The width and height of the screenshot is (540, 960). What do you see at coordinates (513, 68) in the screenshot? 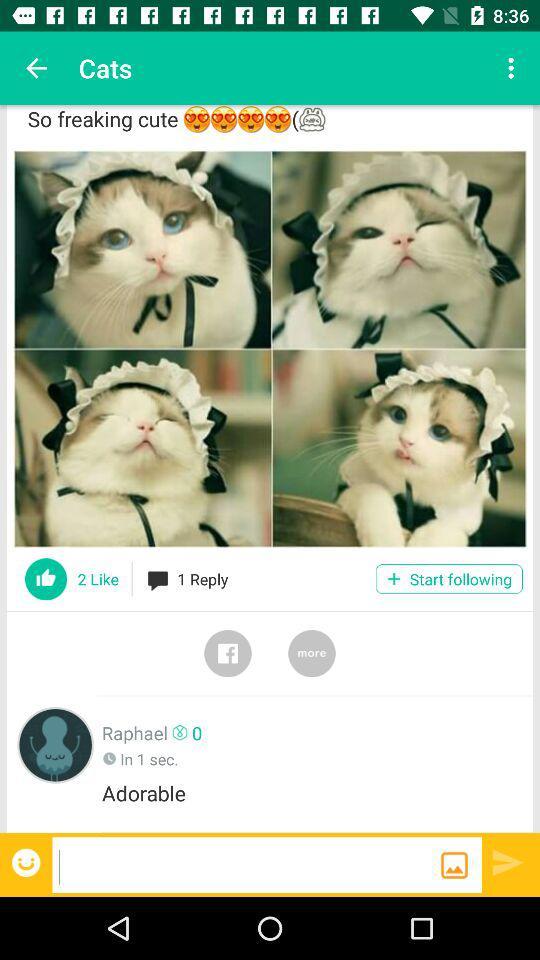
I see `the item to the right of cats item` at bounding box center [513, 68].